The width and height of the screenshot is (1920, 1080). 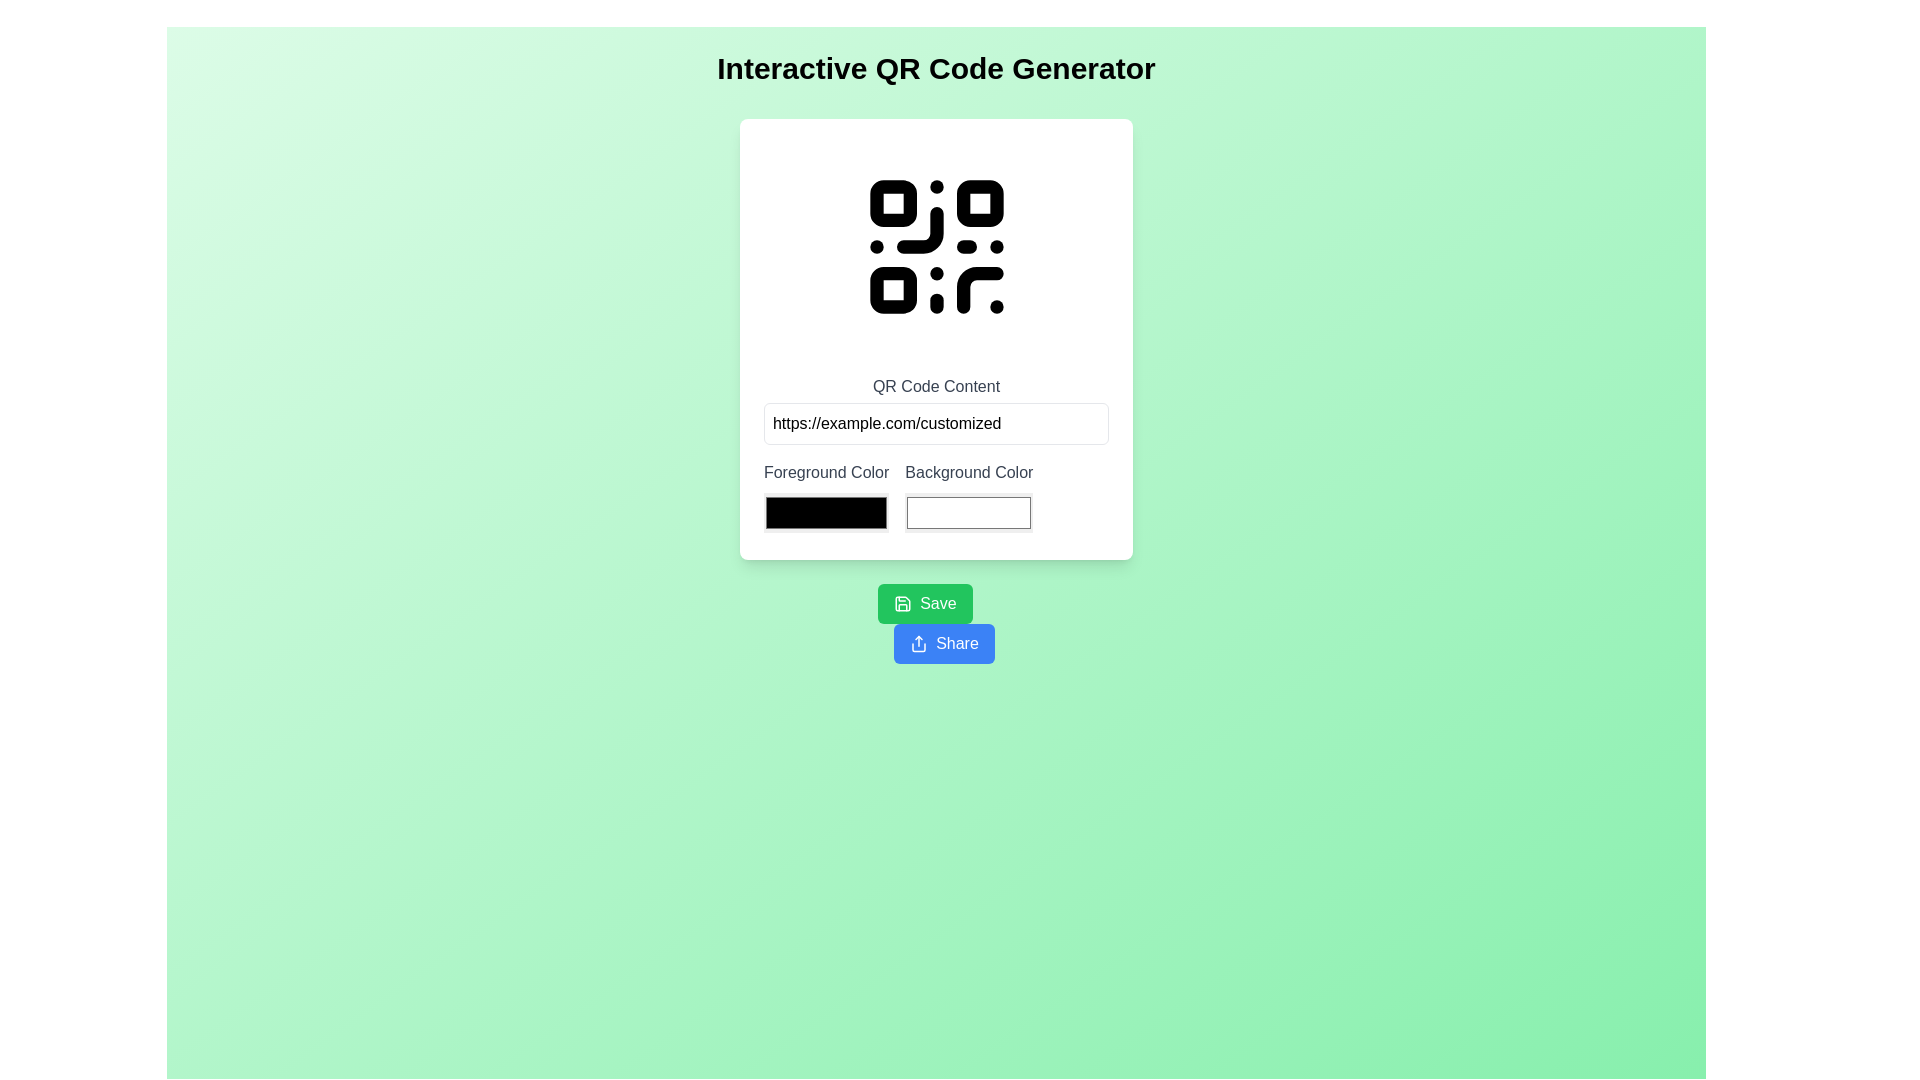 What do you see at coordinates (826, 473) in the screenshot?
I see `the static label text that guides users to the adjacent color input field, located to the left of the color selection field with a black square` at bounding box center [826, 473].